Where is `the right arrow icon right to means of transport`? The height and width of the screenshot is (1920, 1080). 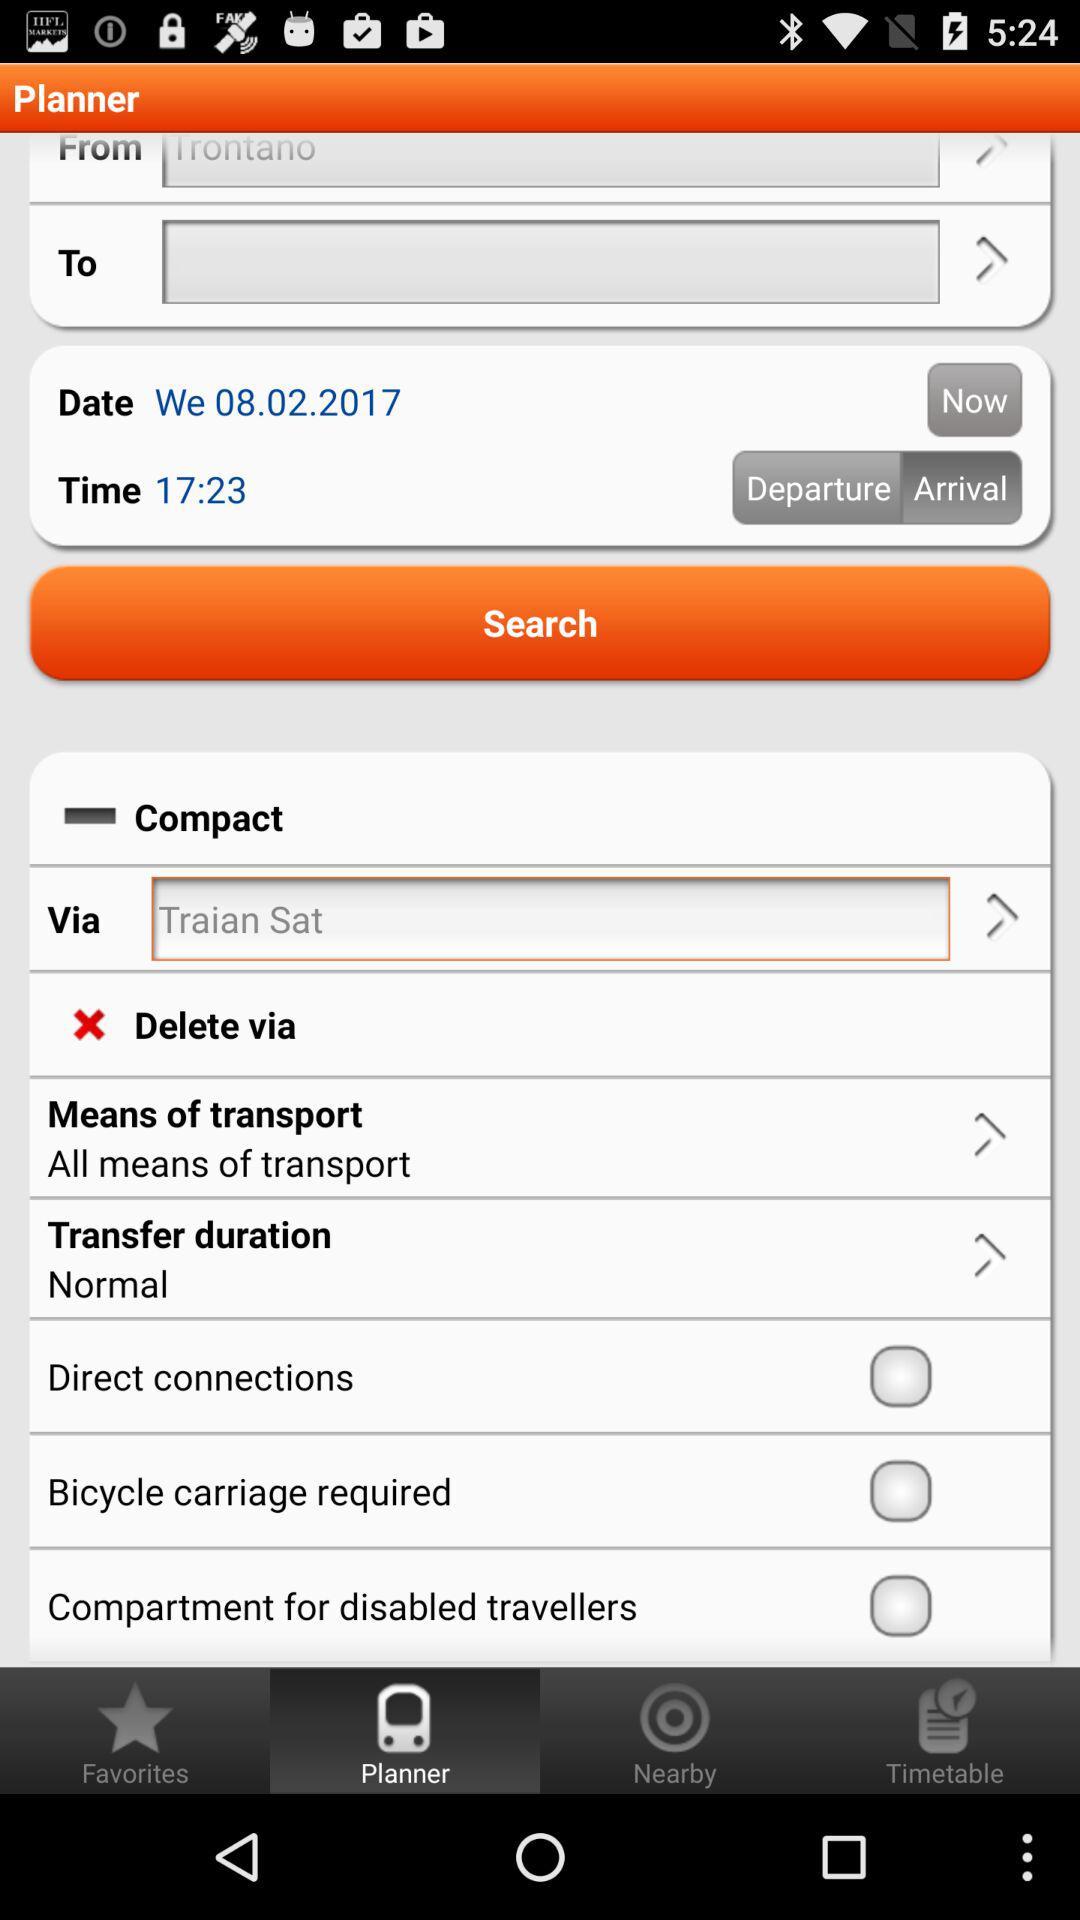 the right arrow icon right to means of transport is located at coordinates (990, 1137).